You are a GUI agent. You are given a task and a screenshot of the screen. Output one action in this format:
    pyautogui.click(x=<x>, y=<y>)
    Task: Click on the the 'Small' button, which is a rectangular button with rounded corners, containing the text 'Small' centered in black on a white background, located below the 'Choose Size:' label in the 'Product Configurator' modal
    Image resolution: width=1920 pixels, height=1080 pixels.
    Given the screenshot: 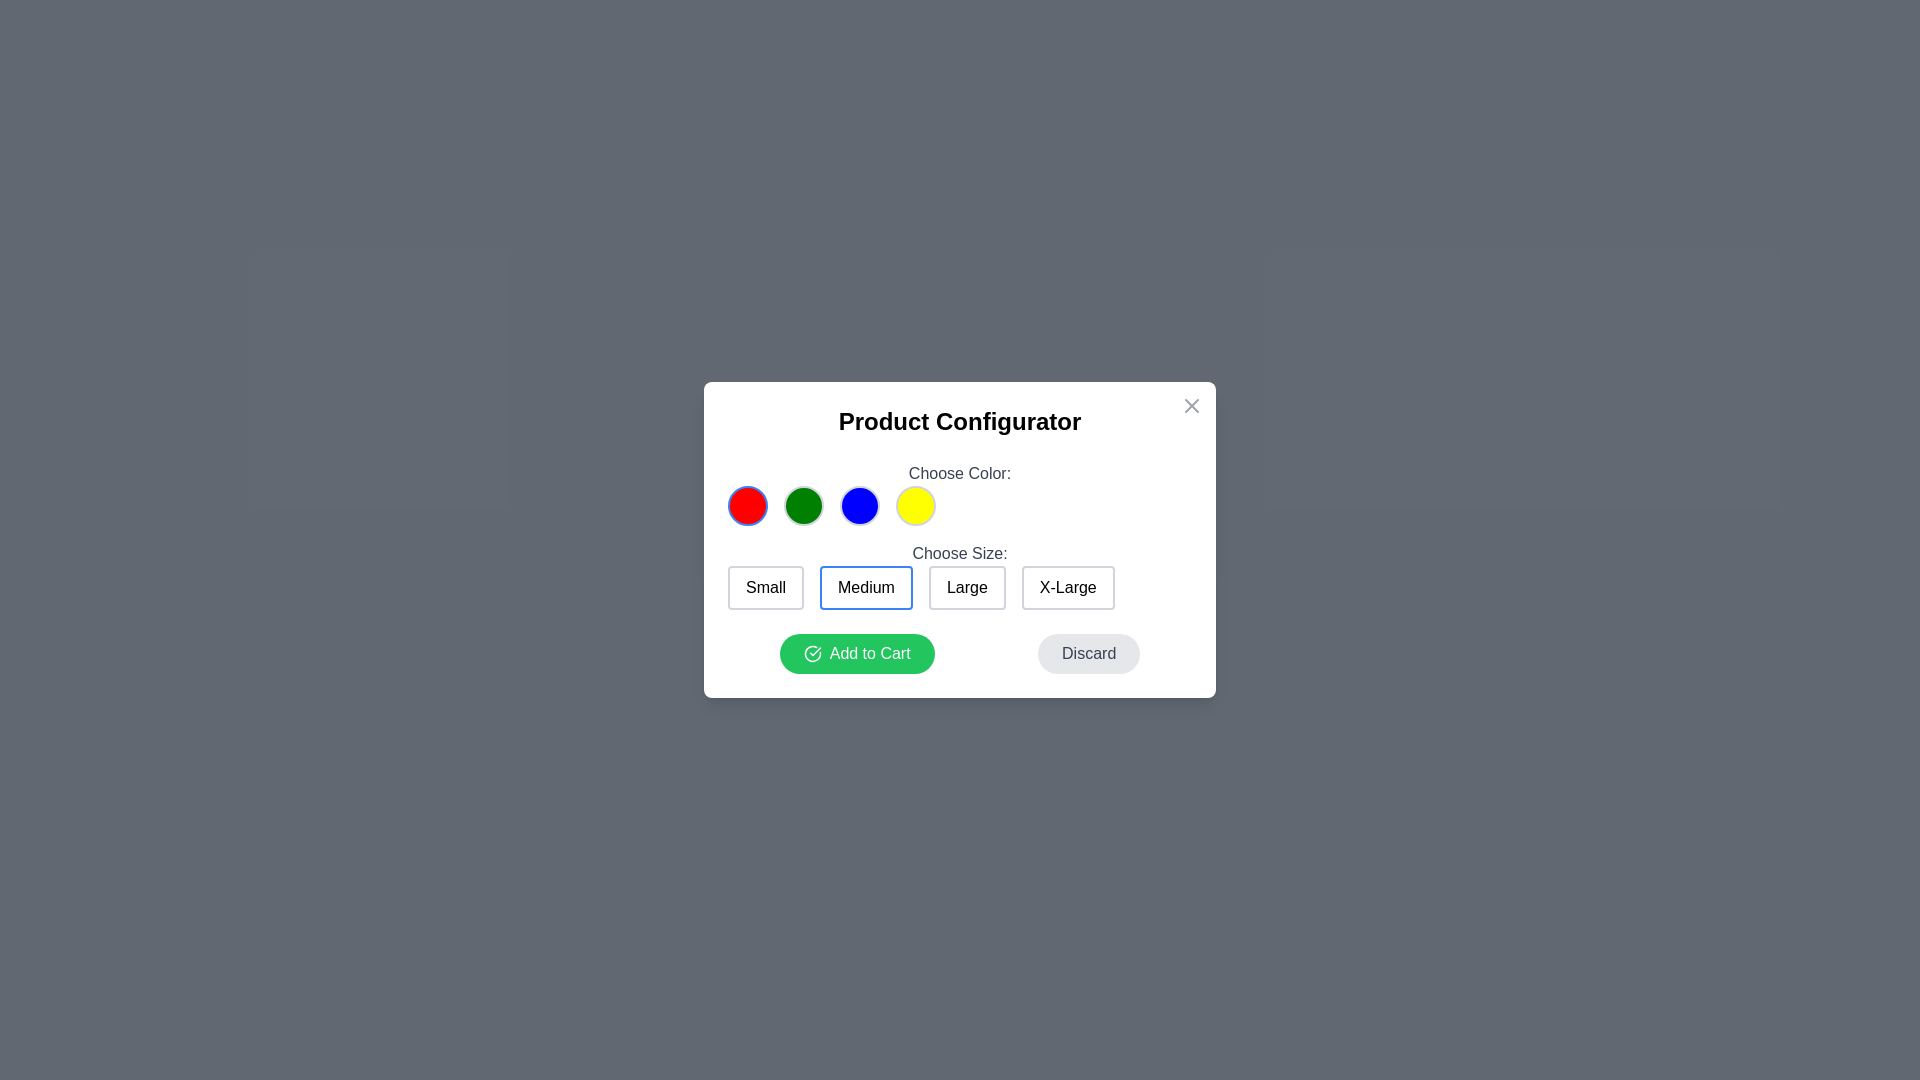 What is the action you would take?
    pyautogui.click(x=765, y=586)
    